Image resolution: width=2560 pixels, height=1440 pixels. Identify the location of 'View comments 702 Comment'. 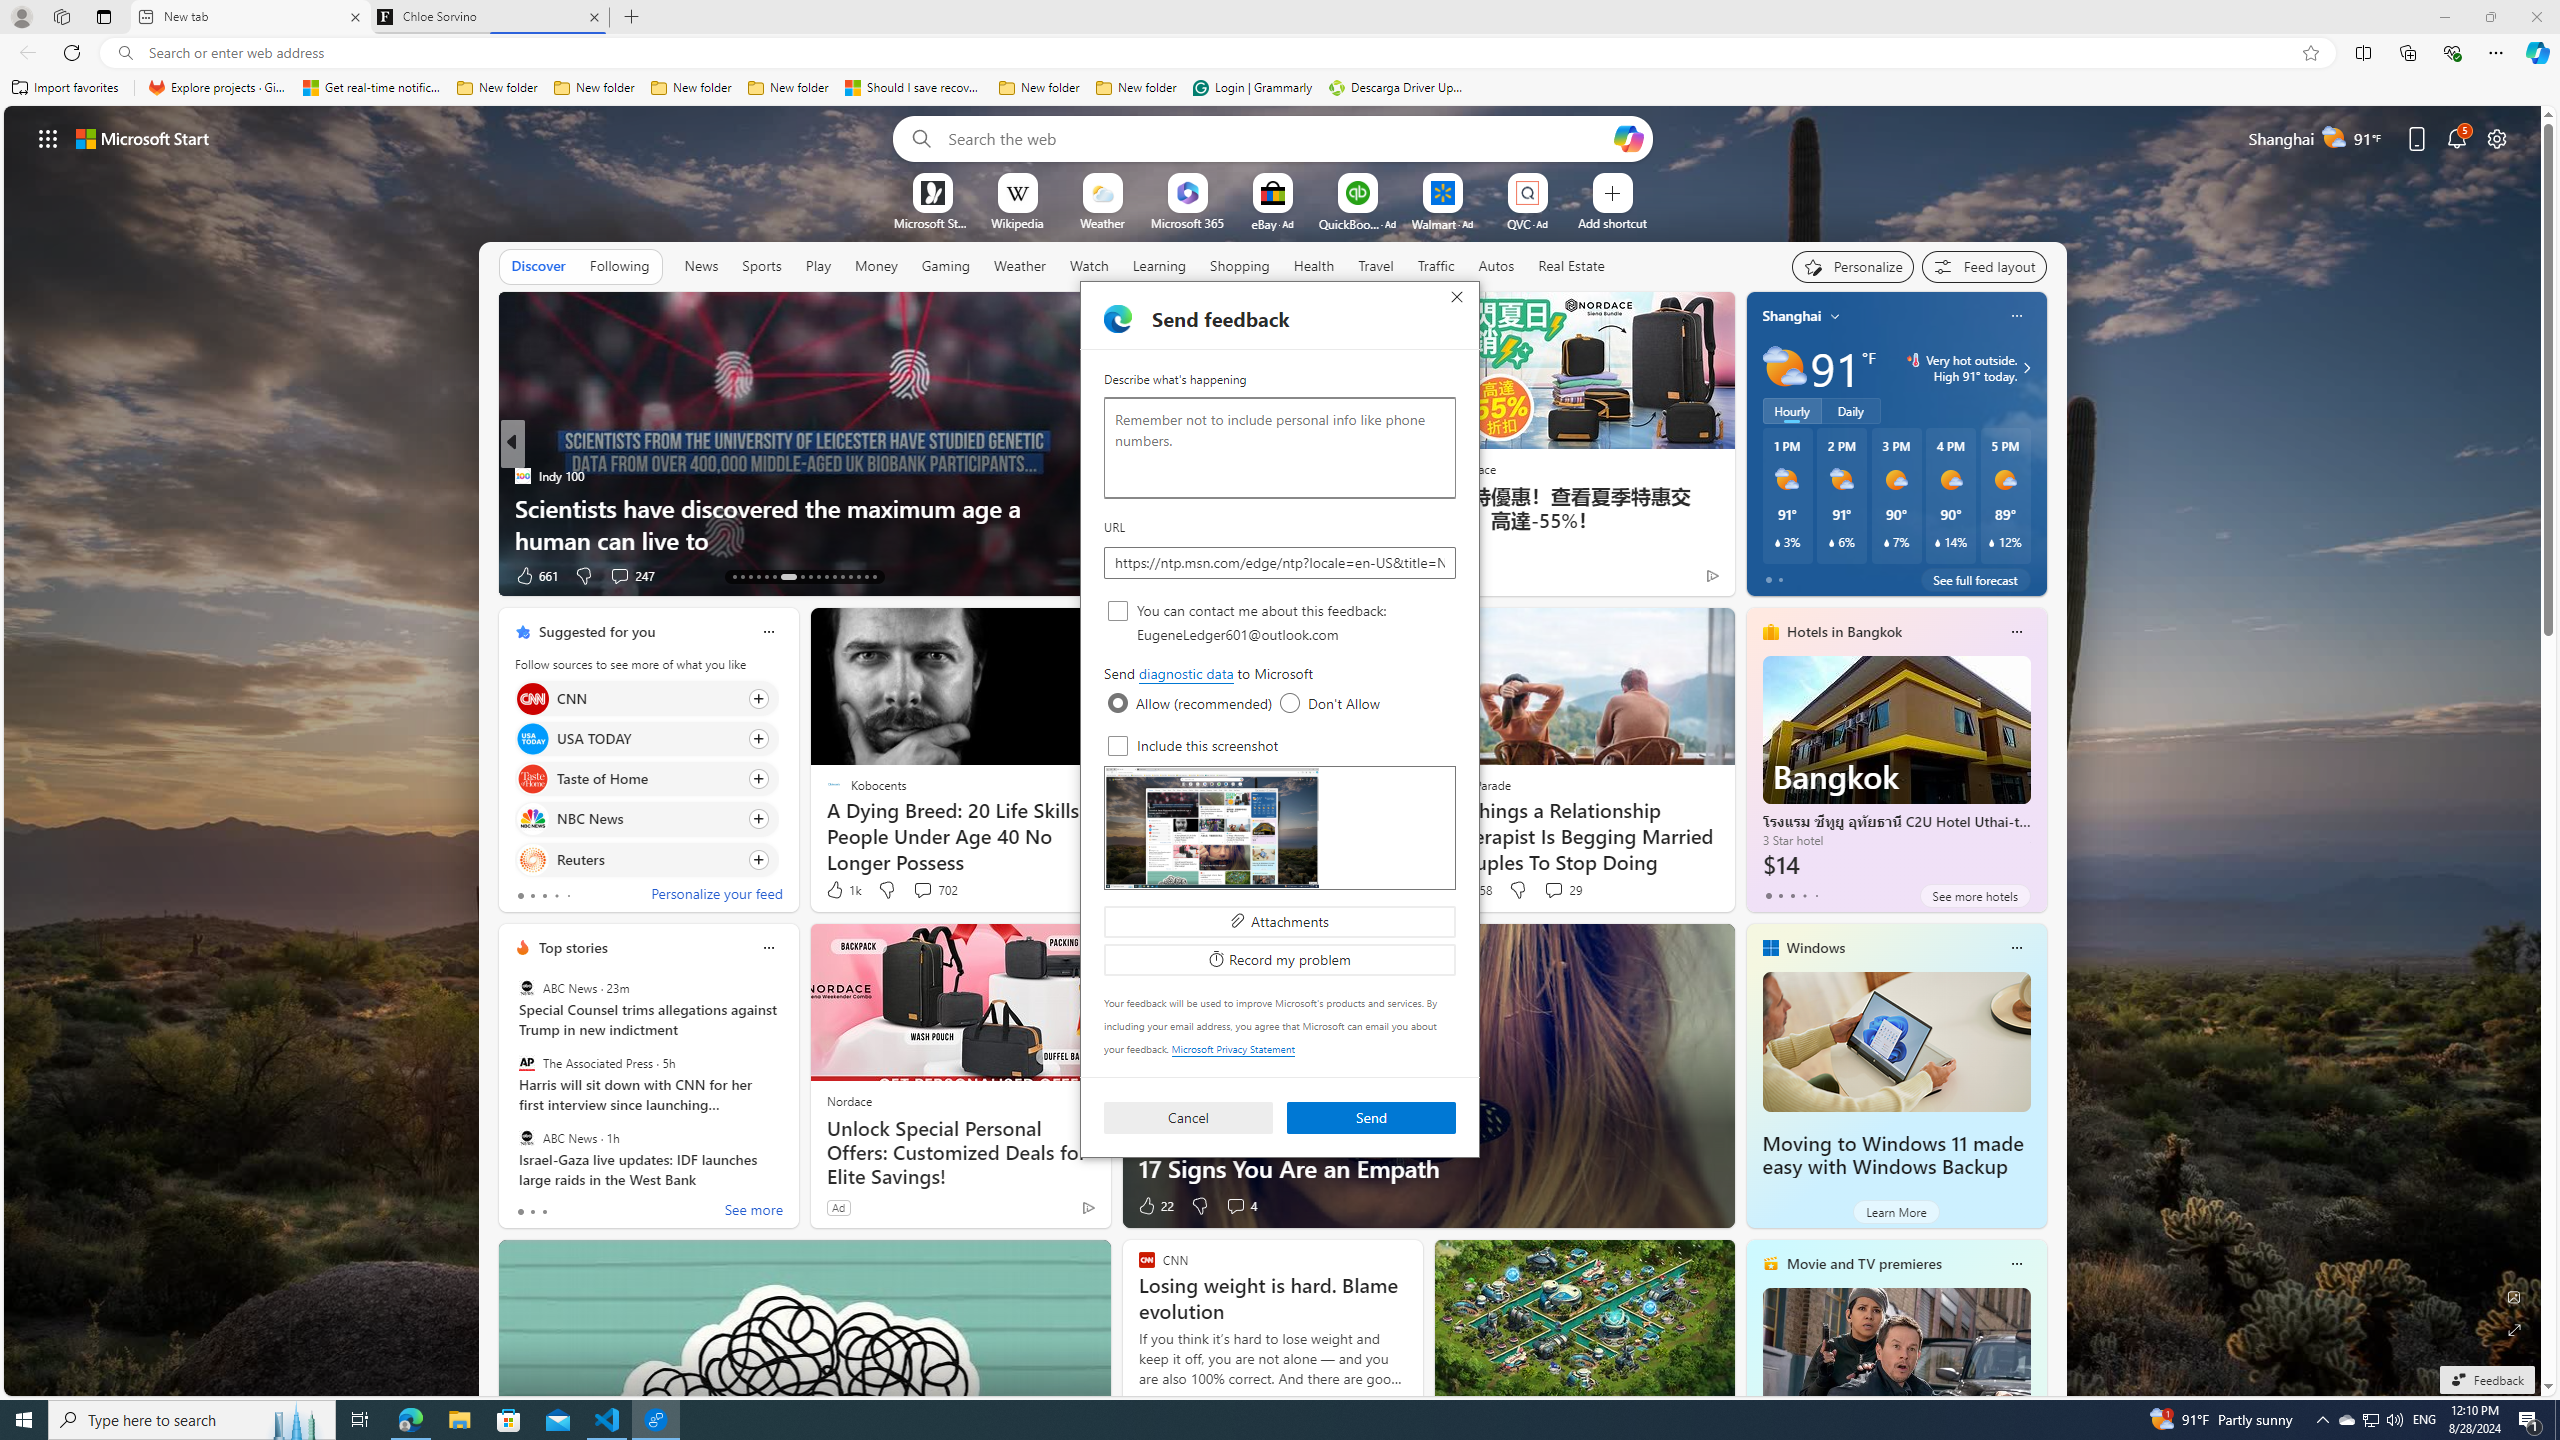
(921, 888).